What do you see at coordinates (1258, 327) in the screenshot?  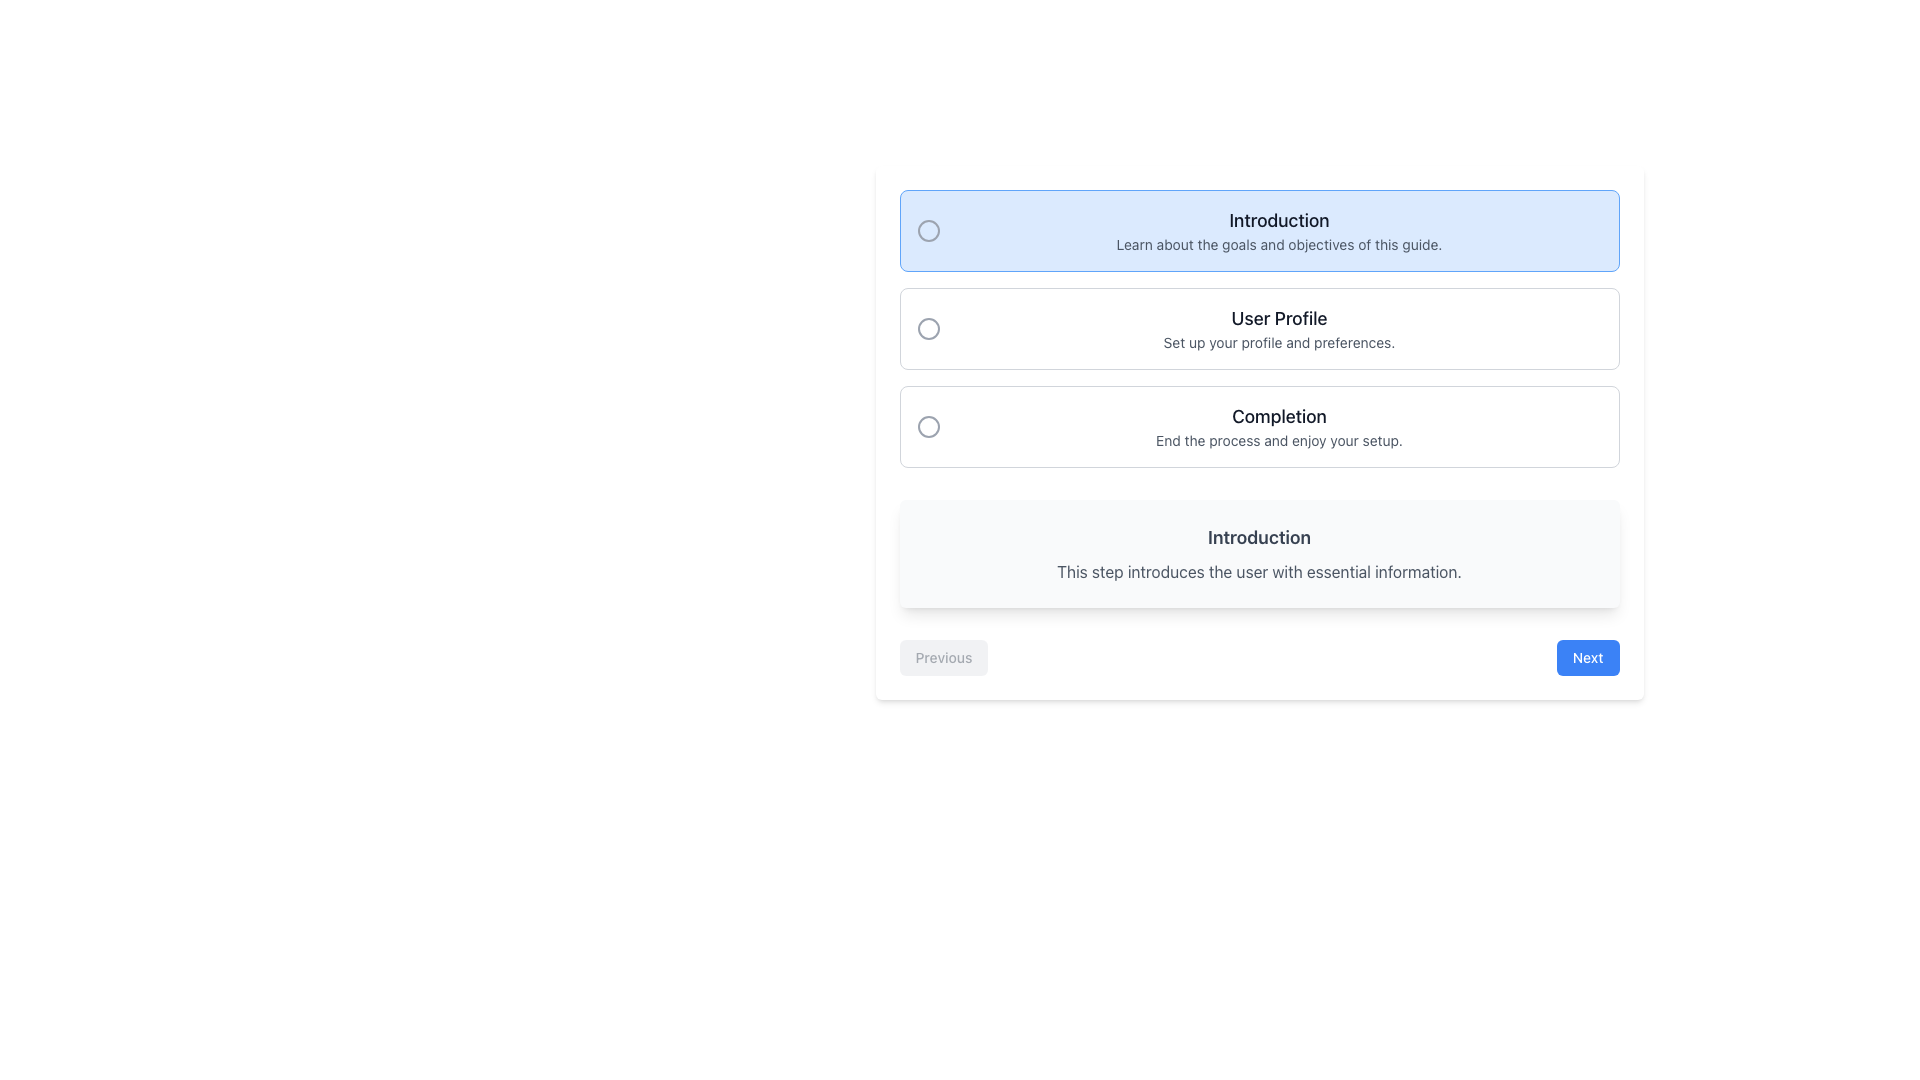 I see `the second informational card in the vertical list that introduces the 'User Profile' section` at bounding box center [1258, 327].